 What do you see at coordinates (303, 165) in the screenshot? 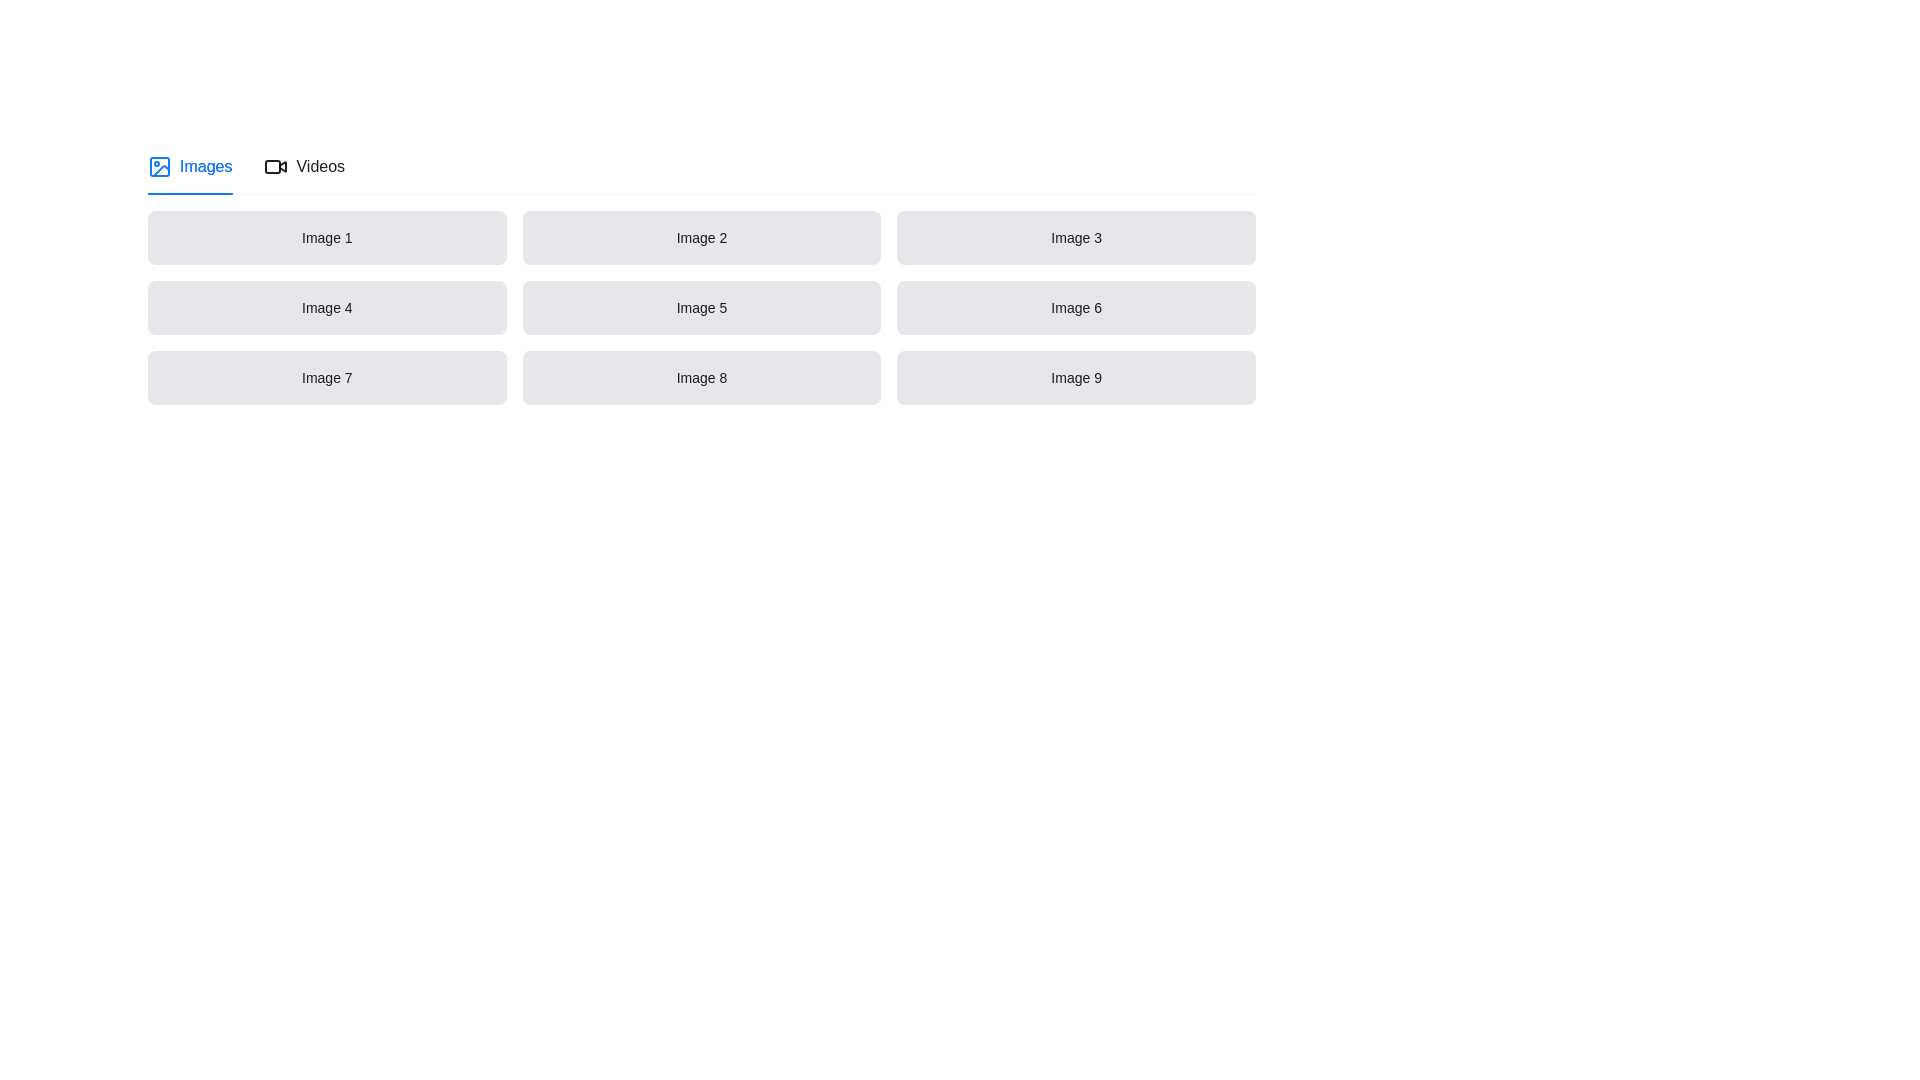
I see `the 'Videos' tab button located at the top-left section of the interface` at bounding box center [303, 165].